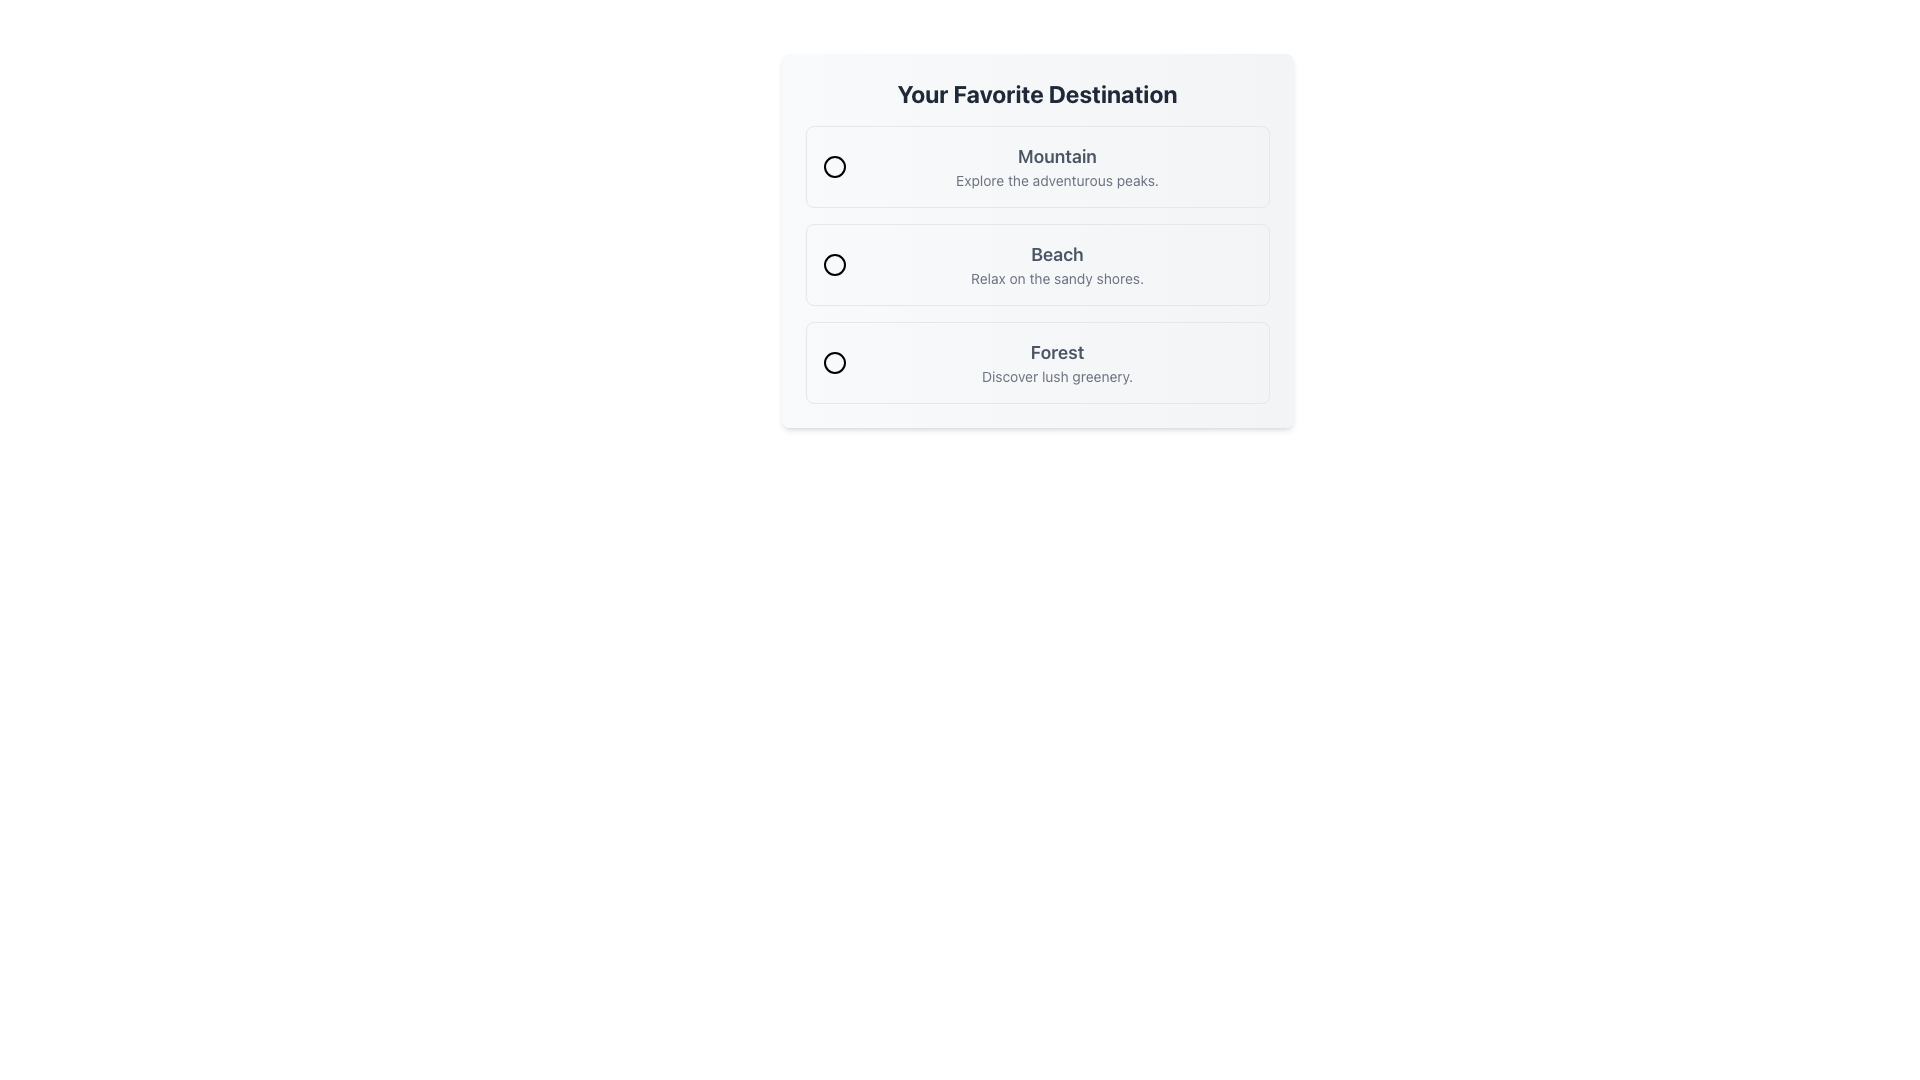 This screenshot has height=1080, width=1920. I want to click on the circular radio button, so click(1037, 362).